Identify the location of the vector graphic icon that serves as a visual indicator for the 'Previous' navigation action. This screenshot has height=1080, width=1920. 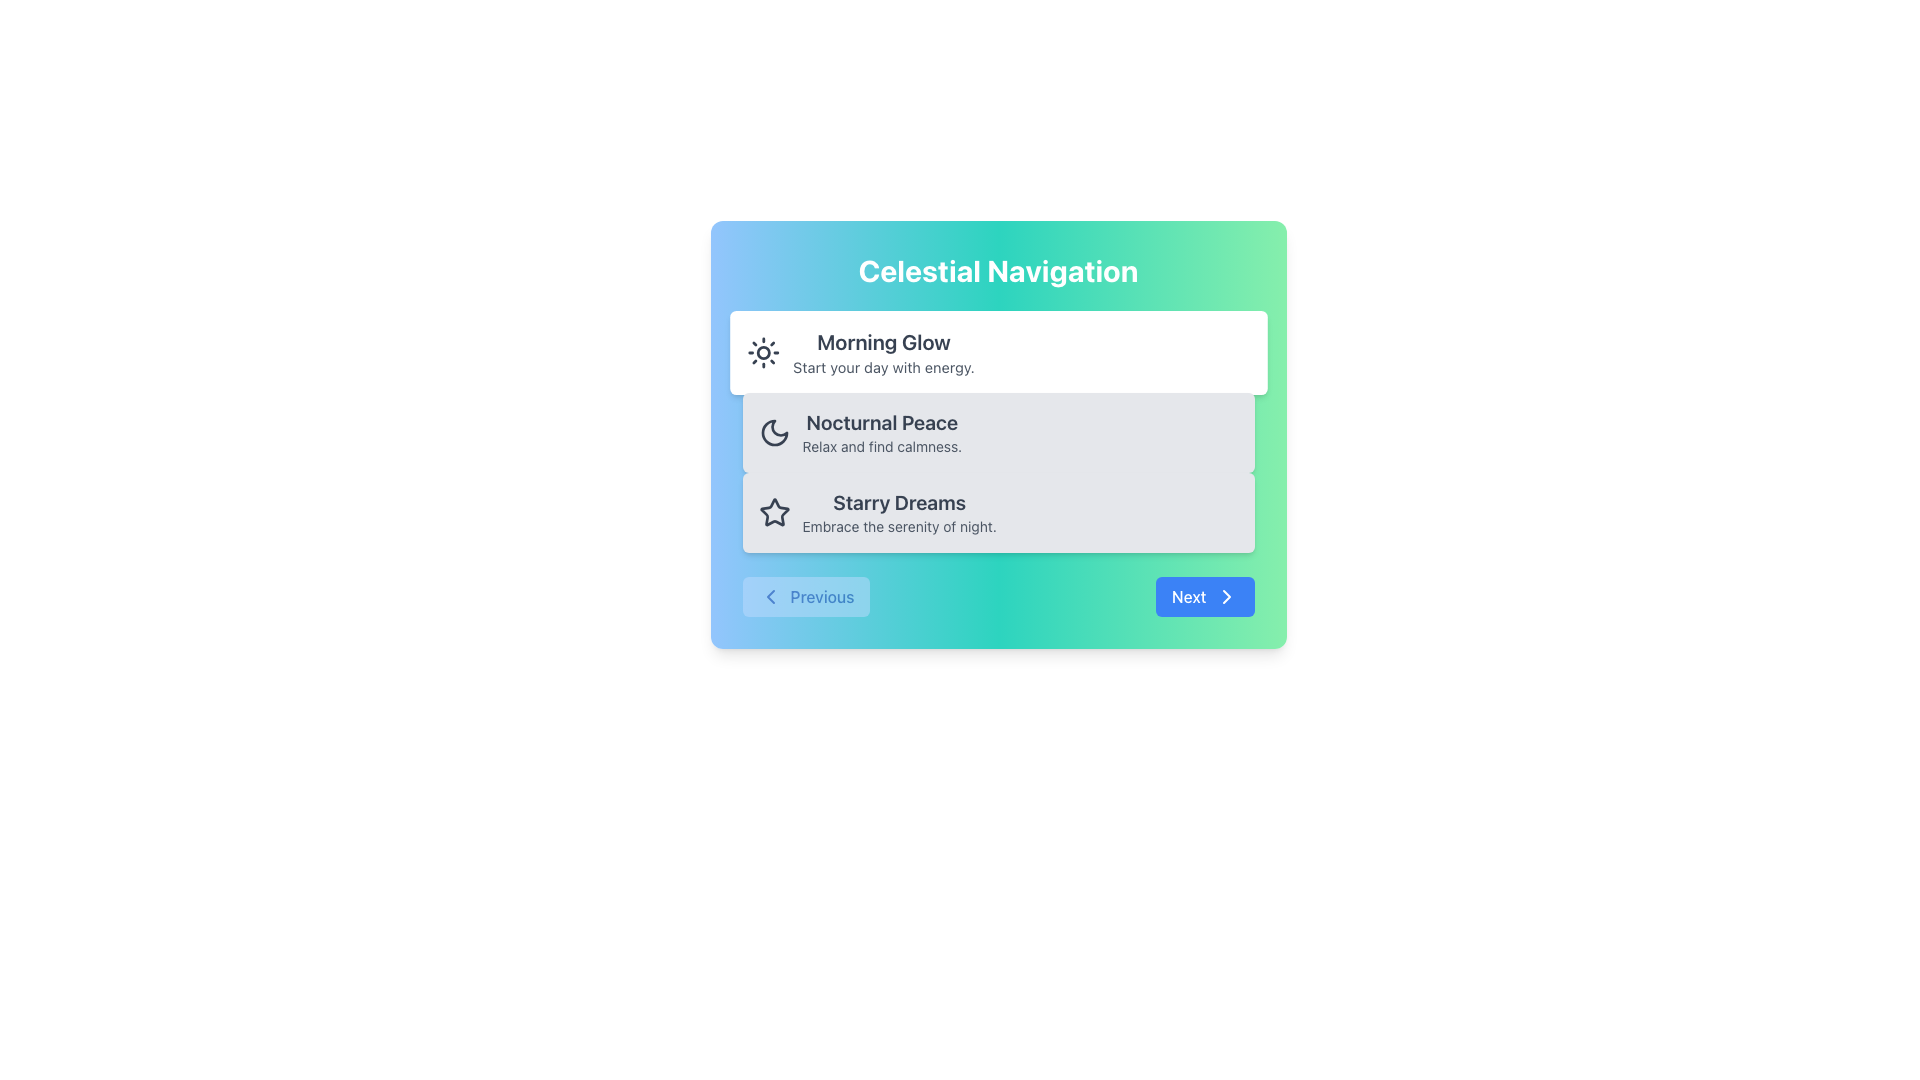
(769, 596).